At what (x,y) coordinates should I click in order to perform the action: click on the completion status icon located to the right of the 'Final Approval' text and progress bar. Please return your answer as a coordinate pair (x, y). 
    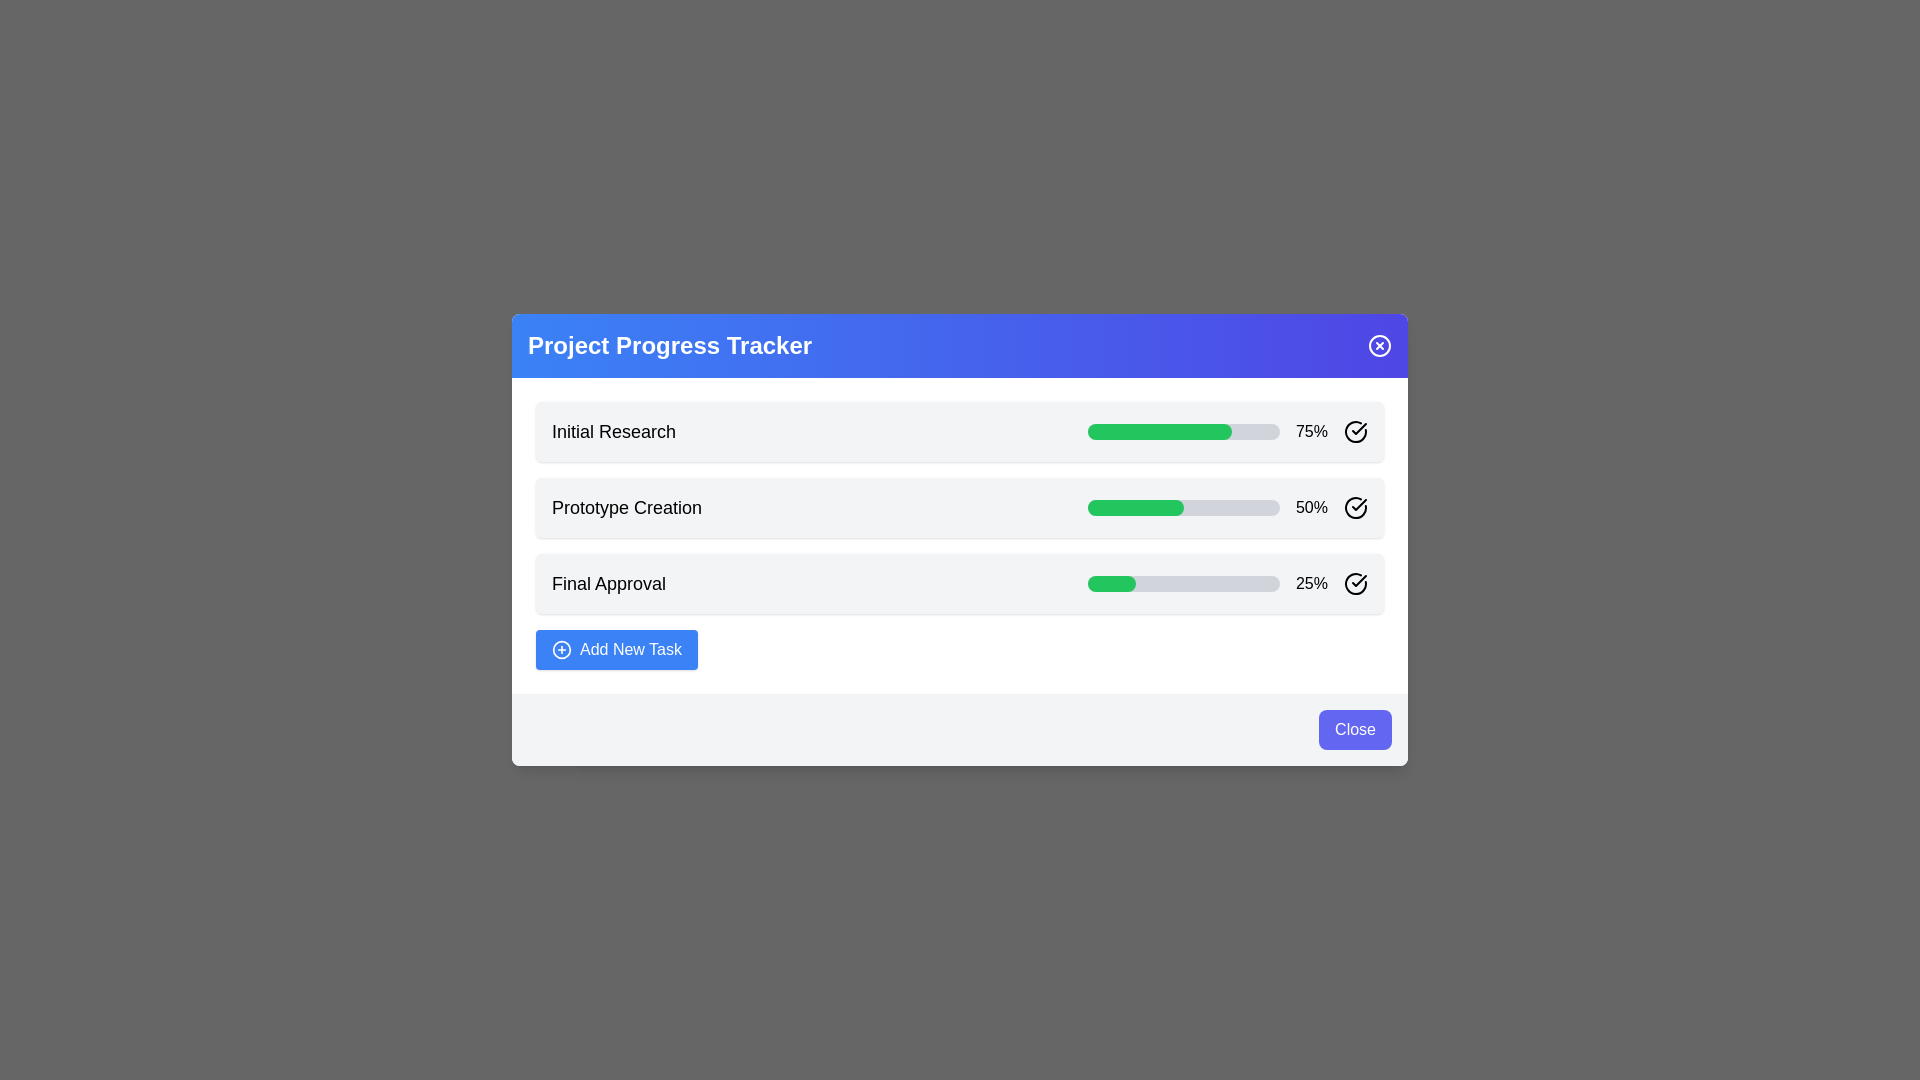
    Looking at the image, I should click on (1359, 504).